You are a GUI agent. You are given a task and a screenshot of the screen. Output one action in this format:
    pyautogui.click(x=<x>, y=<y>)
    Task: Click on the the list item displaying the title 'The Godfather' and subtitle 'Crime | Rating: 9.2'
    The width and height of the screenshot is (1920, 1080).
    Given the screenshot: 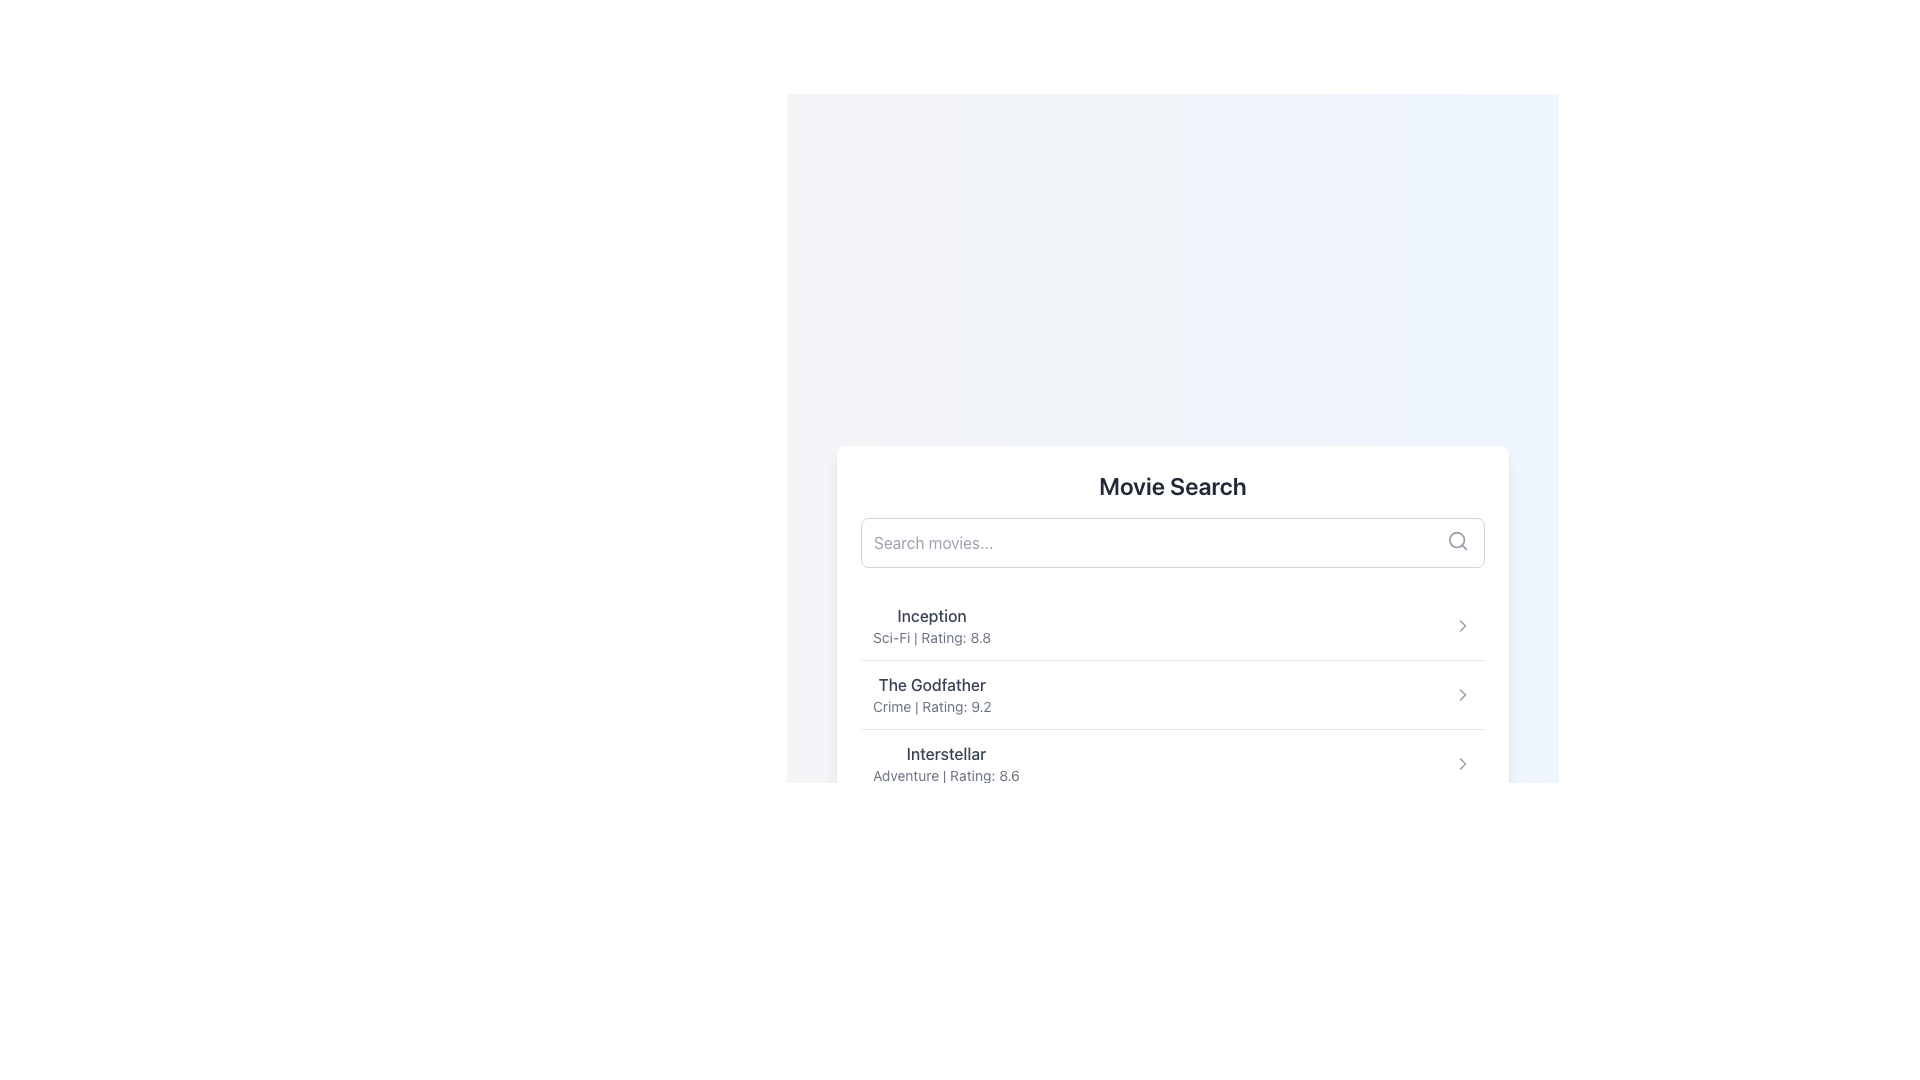 What is the action you would take?
    pyautogui.click(x=1172, y=693)
    